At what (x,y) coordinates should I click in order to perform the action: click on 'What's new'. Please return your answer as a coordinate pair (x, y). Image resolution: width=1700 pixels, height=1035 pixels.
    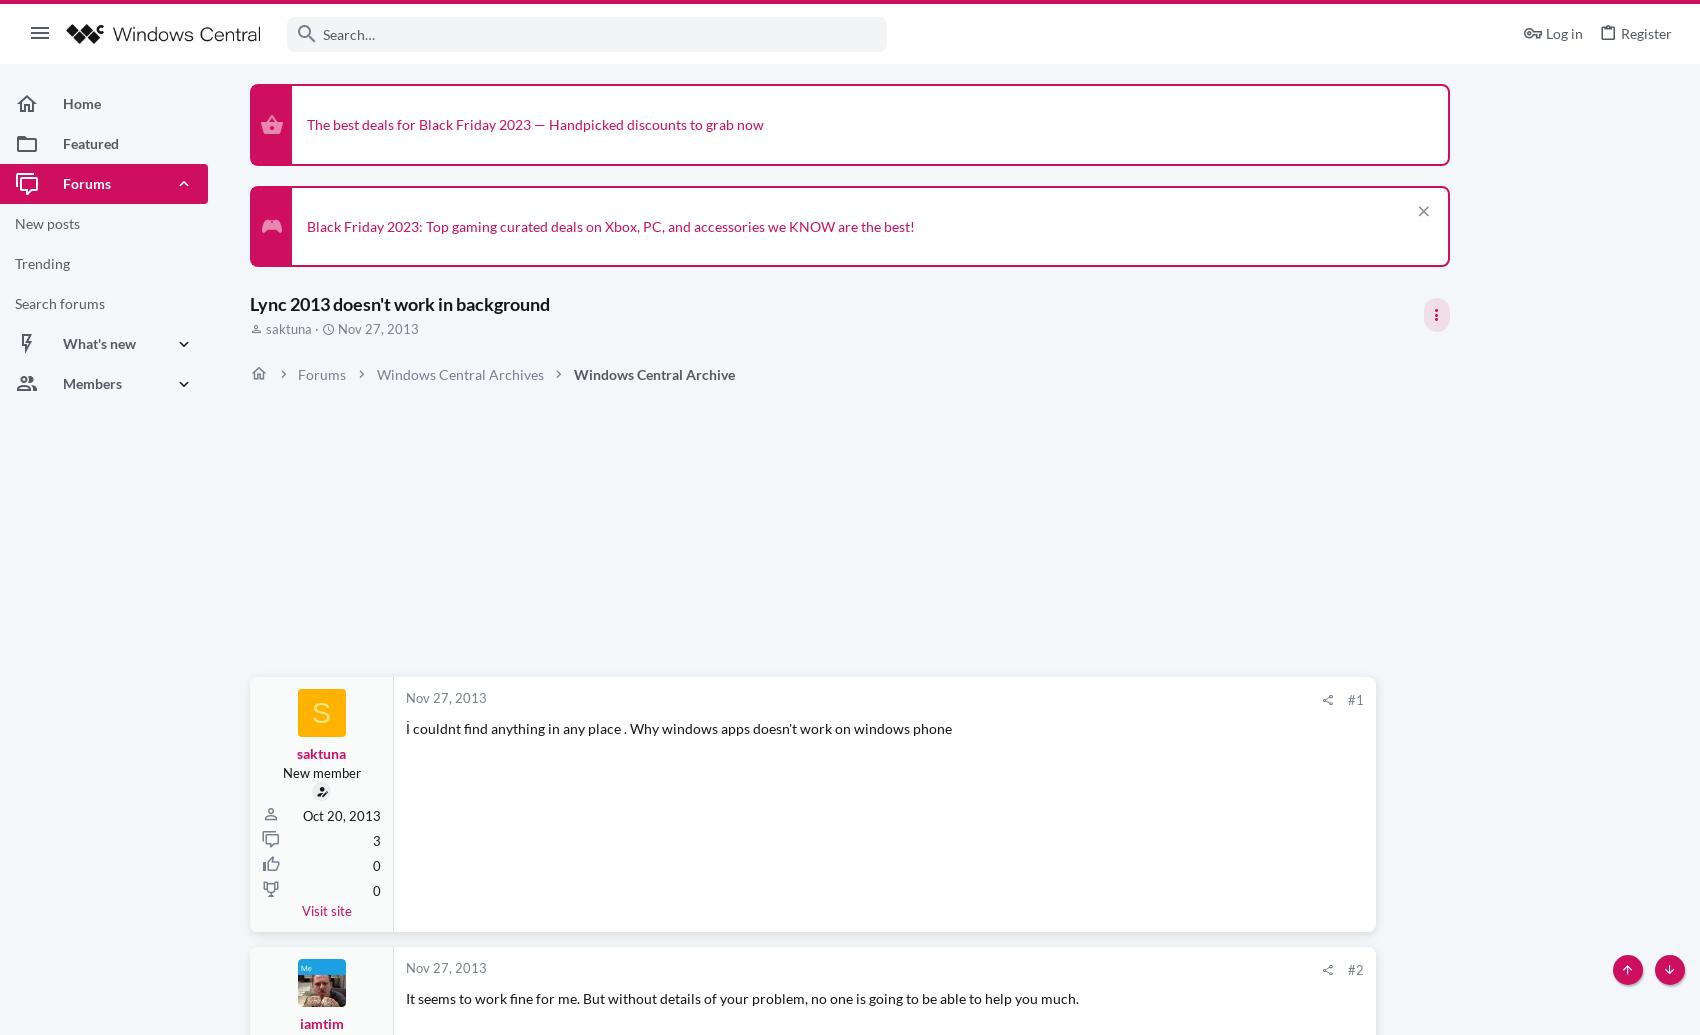
    Looking at the image, I should click on (99, 343).